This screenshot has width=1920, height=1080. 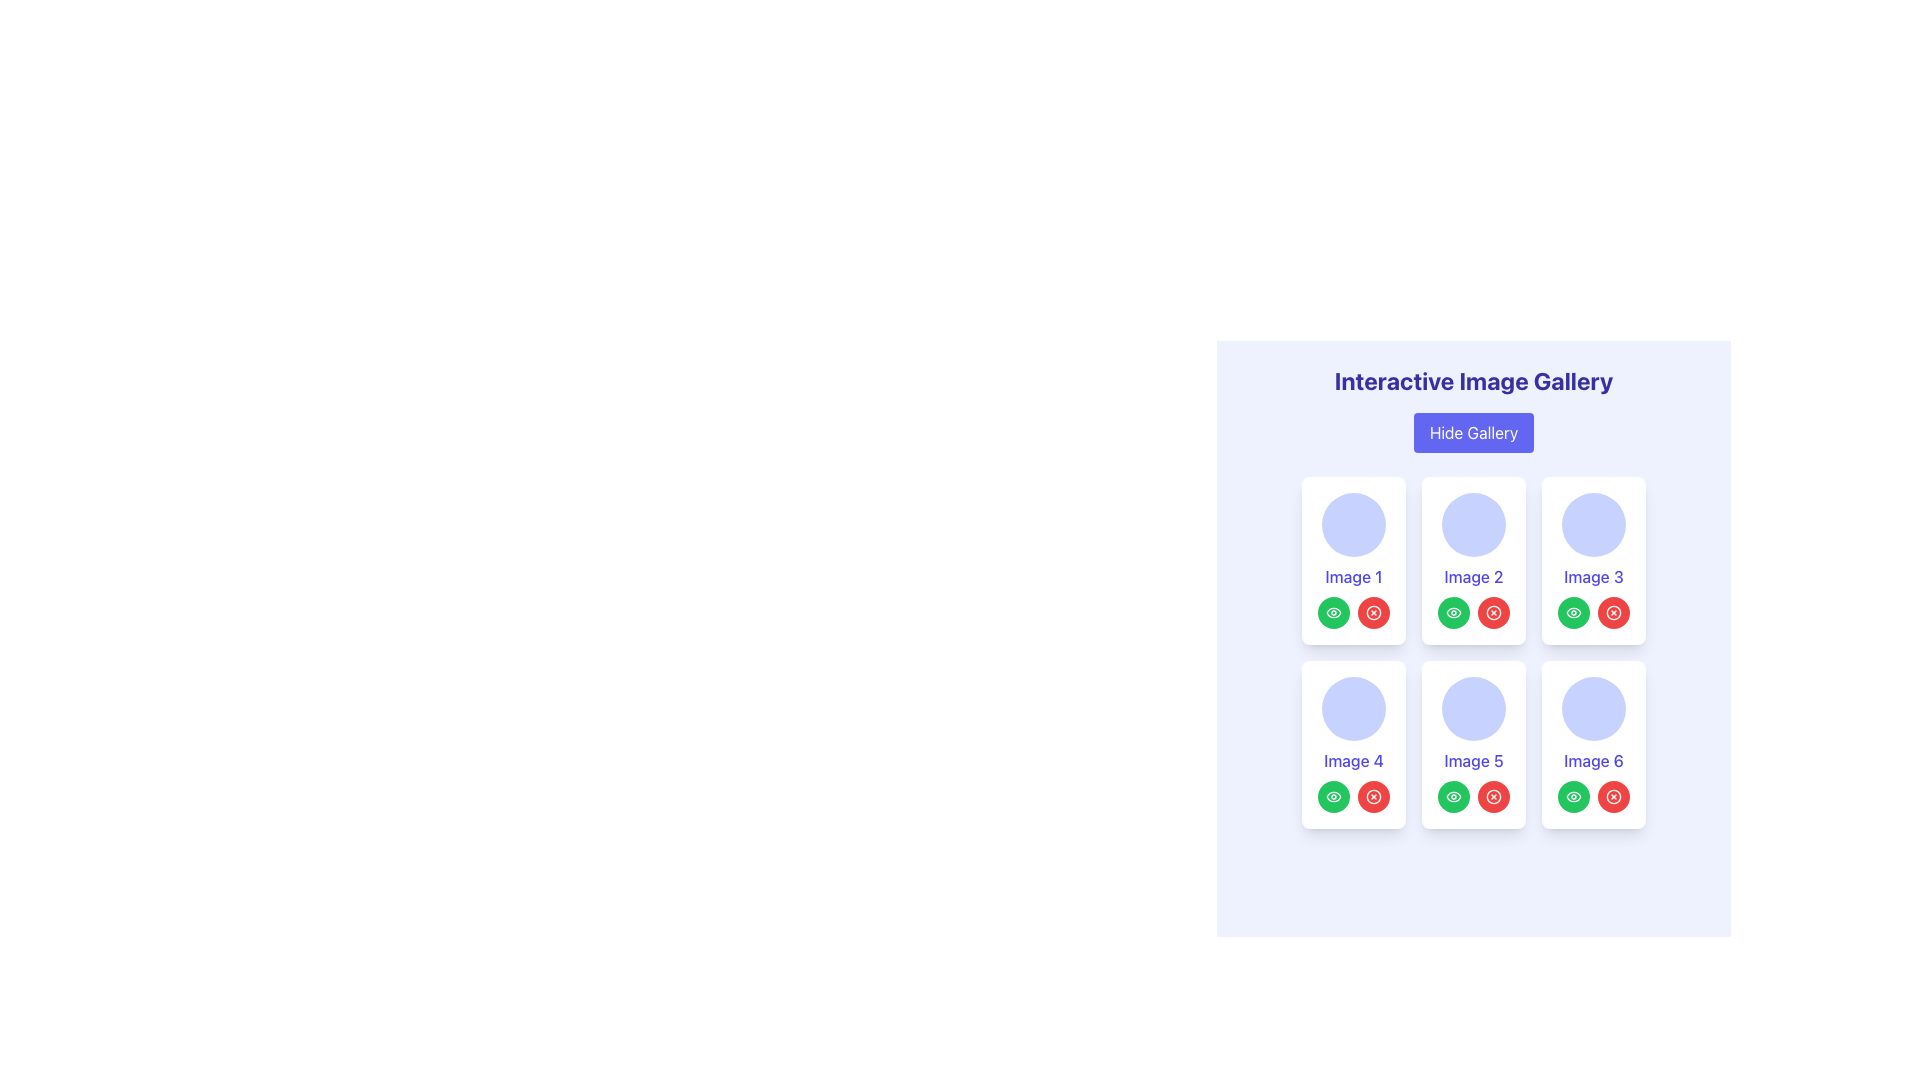 What do you see at coordinates (1573, 796) in the screenshot?
I see `the circular green button with a white eye icon located in the bottom row of the 6th card` at bounding box center [1573, 796].